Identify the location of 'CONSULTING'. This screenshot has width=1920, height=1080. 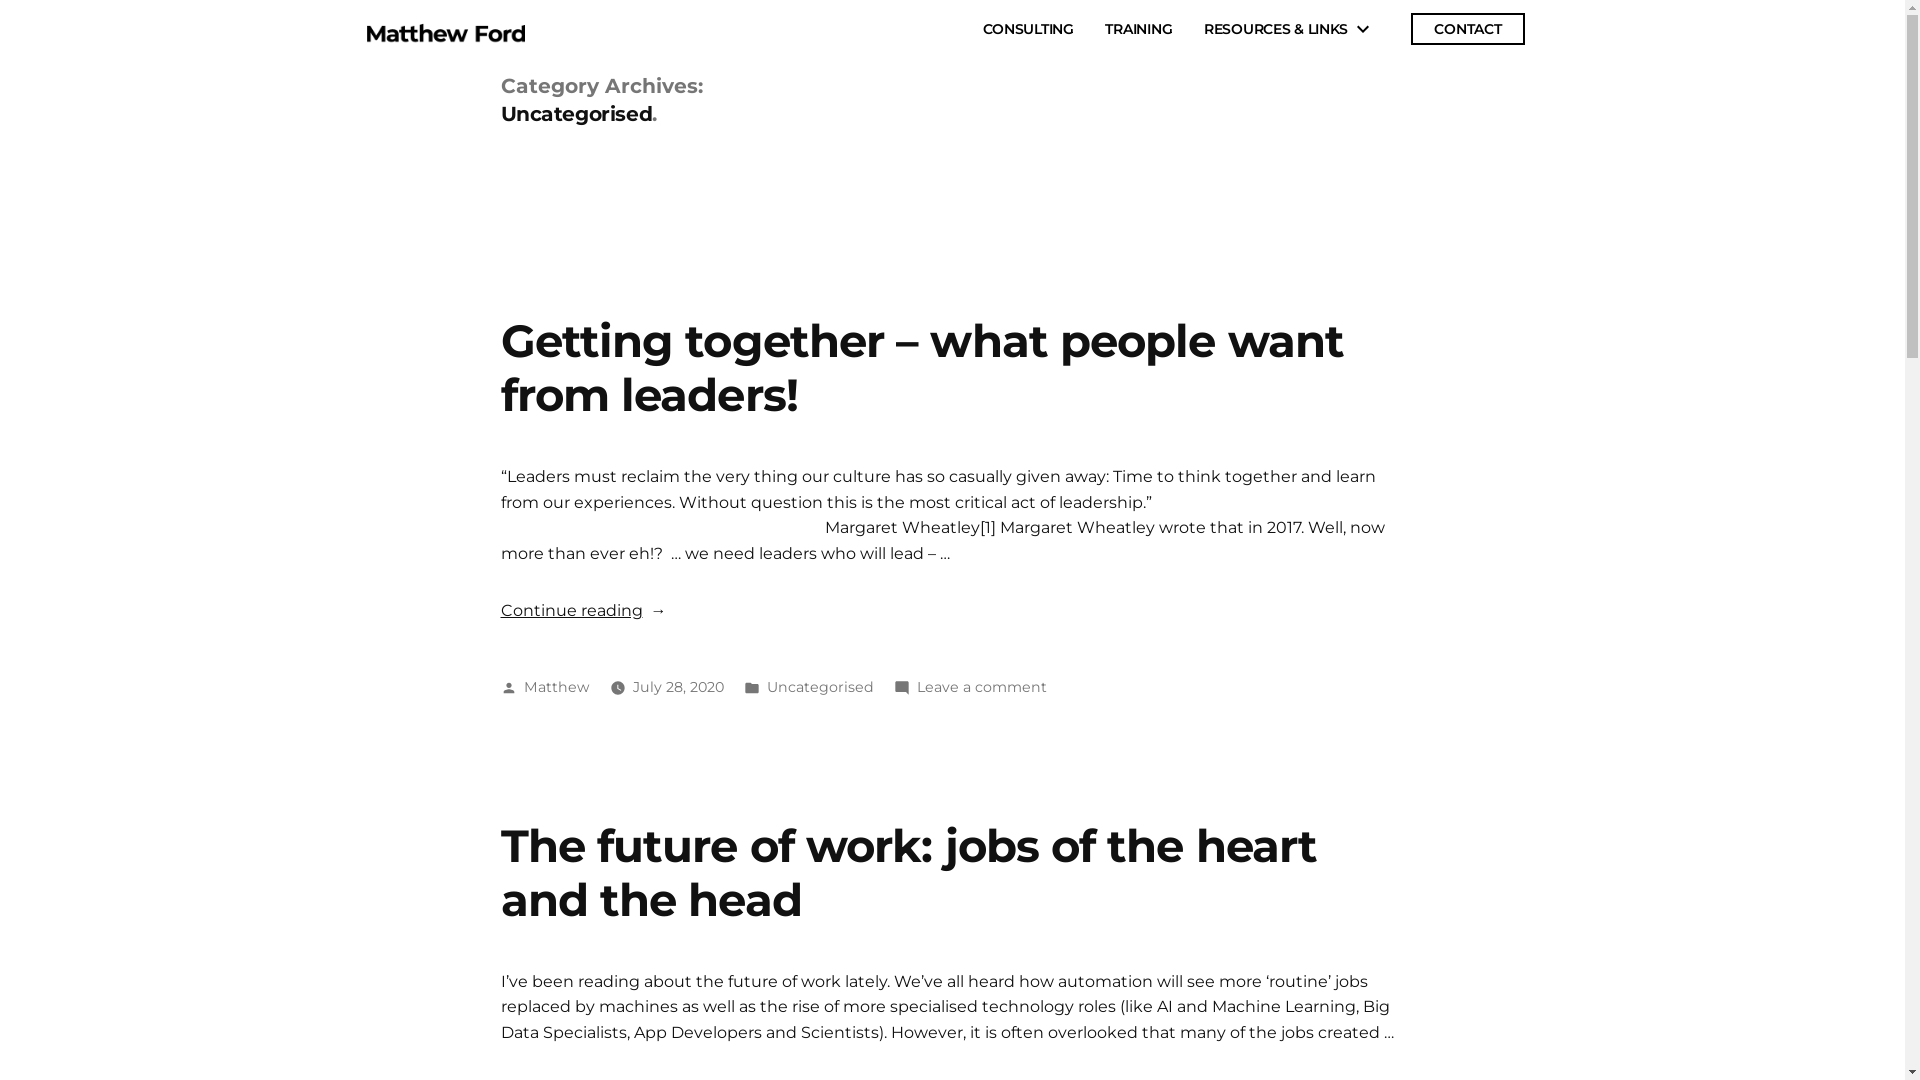
(983, 29).